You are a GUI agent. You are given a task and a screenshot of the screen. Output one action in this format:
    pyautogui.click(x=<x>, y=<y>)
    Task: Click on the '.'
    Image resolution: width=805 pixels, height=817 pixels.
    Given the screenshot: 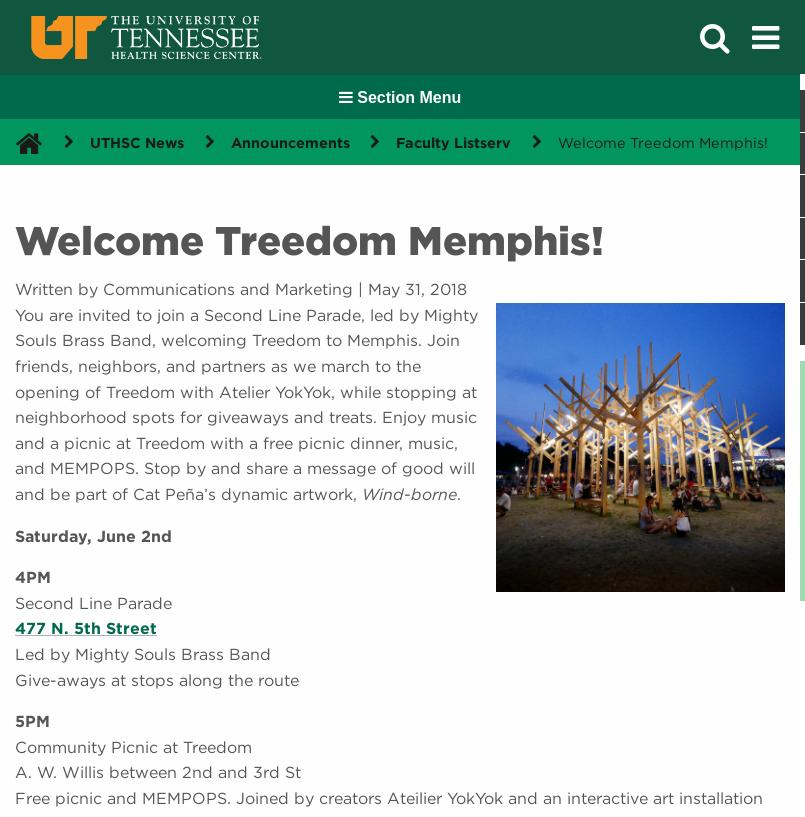 What is the action you would take?
    pyautogui.click(x=458, y=492)
    